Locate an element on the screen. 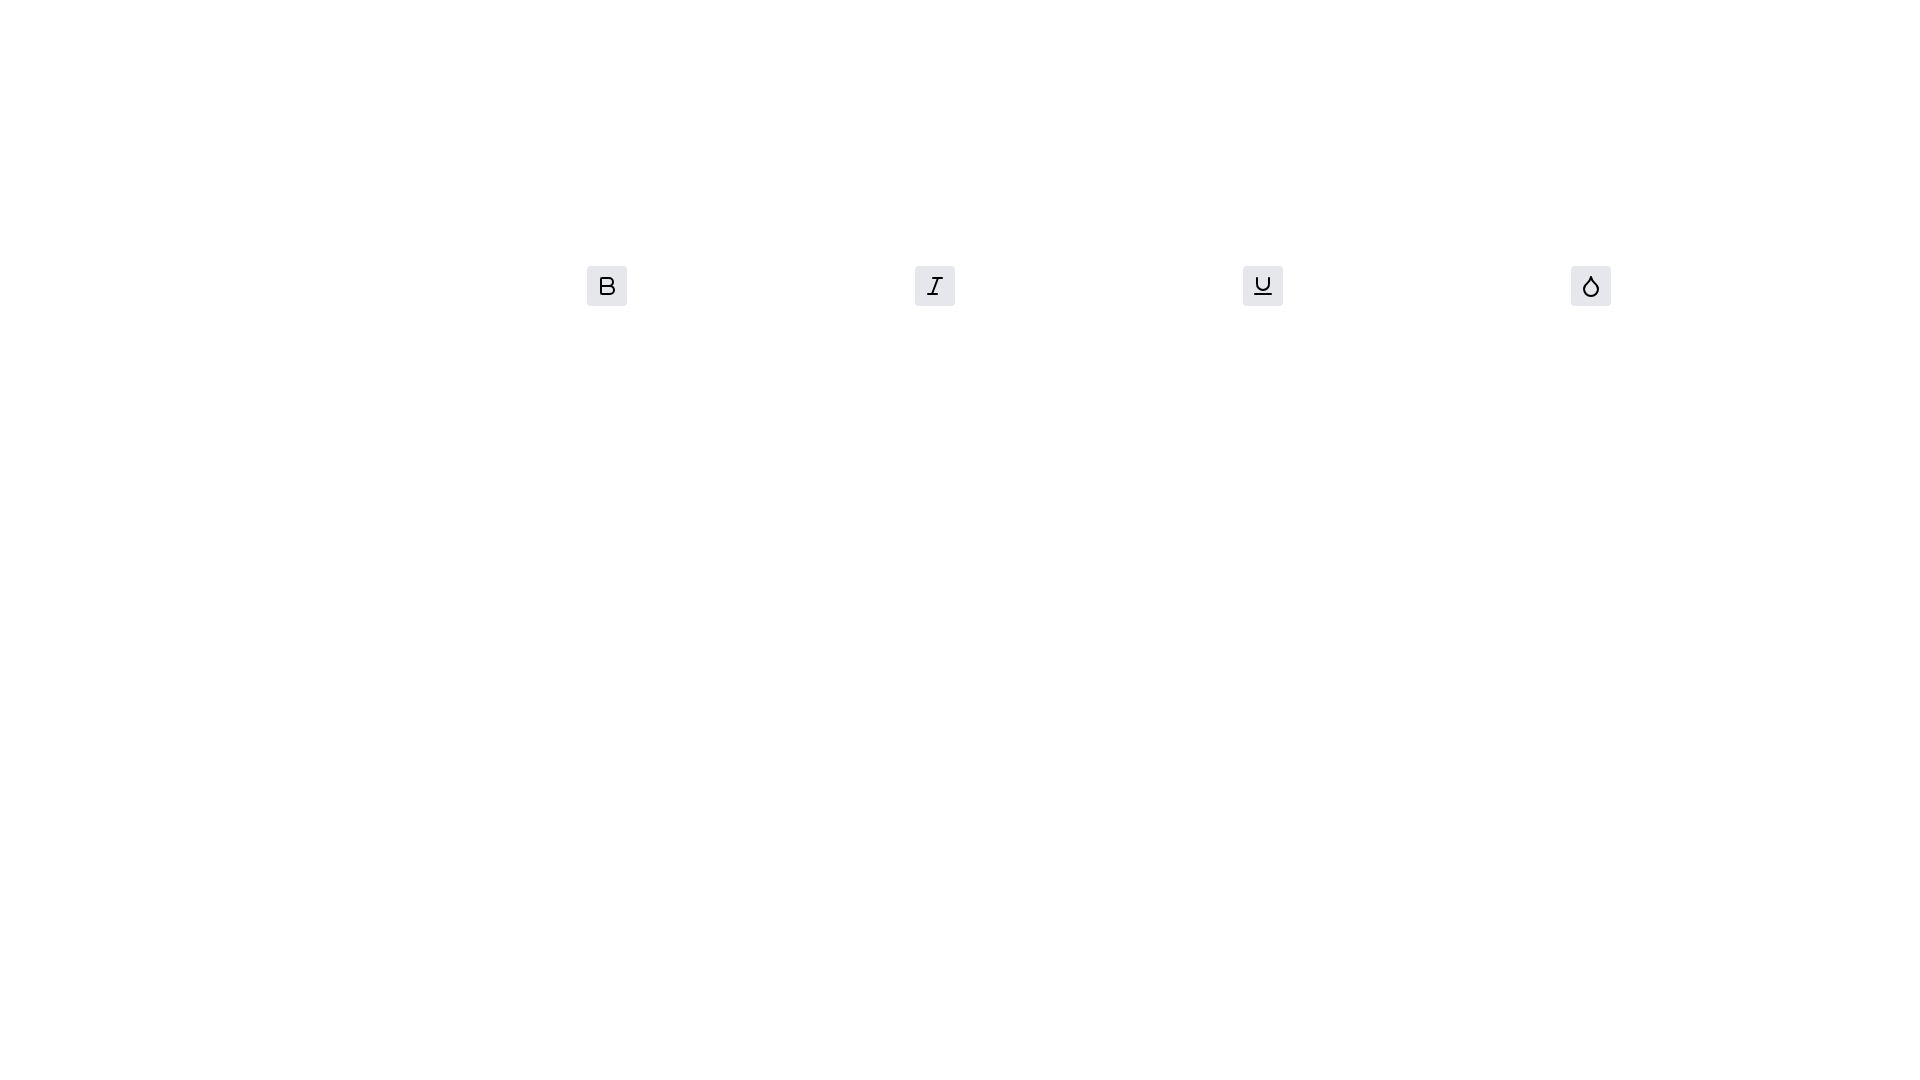 This screenshot has height=1080, width=1920. the Iconic button, which is the leftmost in a sequence of text formatting icons is located at coordinates (606, 285).